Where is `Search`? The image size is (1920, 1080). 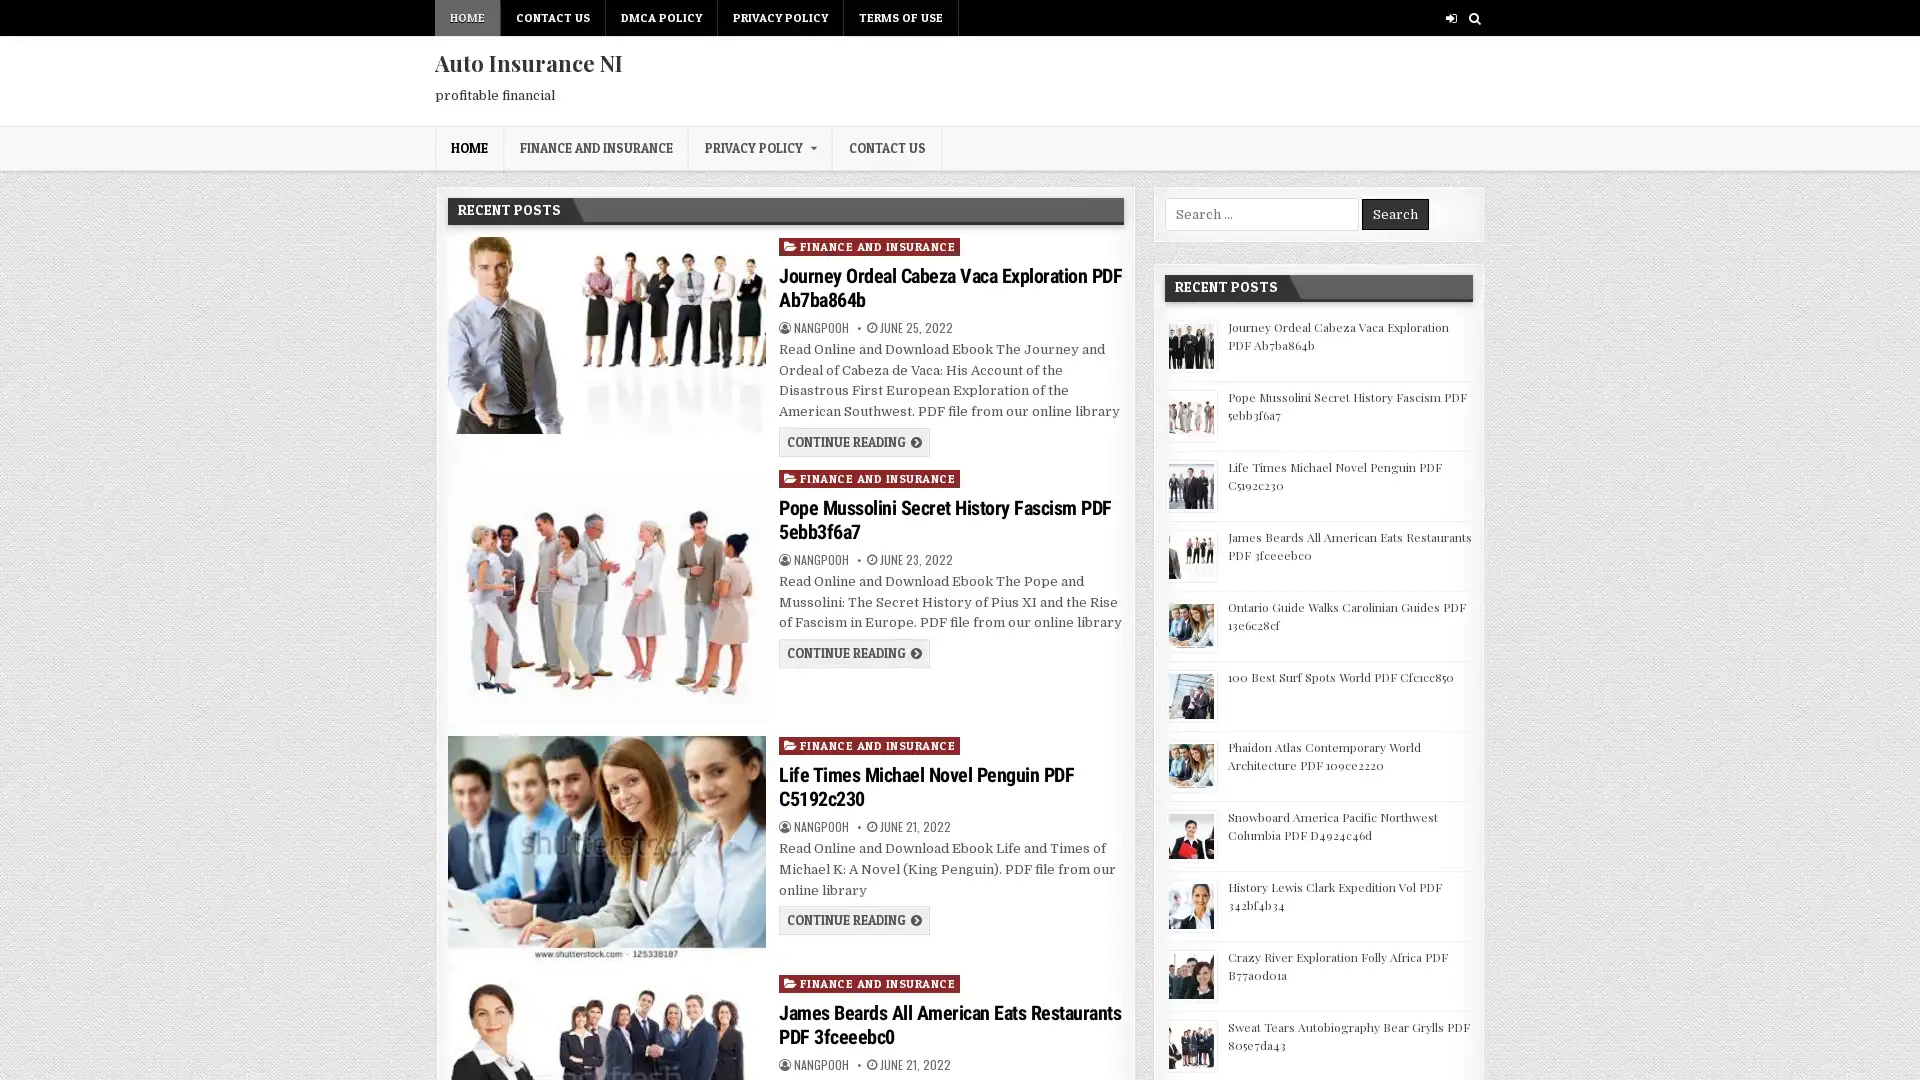
Search is located at coordinates (1394, 214).